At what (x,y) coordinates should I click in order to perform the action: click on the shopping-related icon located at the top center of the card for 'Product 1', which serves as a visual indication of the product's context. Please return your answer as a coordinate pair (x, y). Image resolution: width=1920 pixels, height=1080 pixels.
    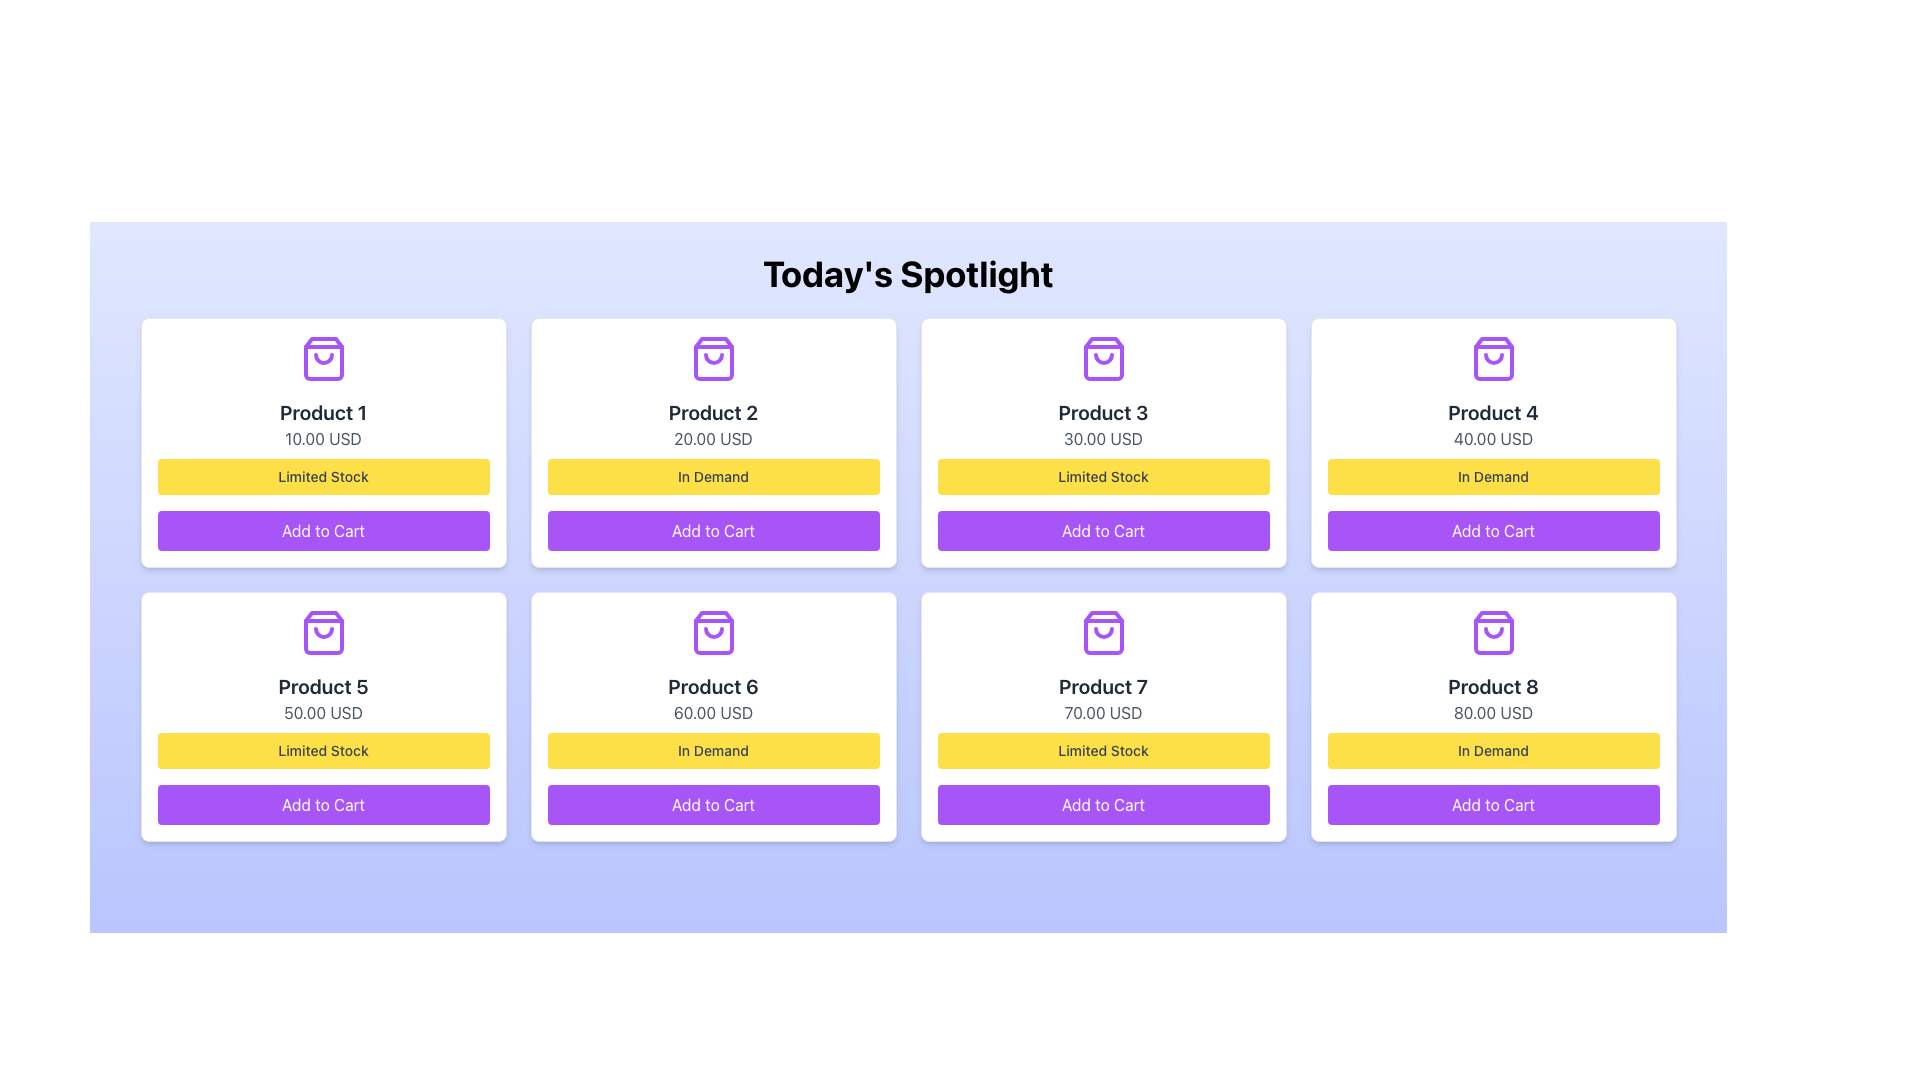
    Looking at the image, I should click on (323, 357).